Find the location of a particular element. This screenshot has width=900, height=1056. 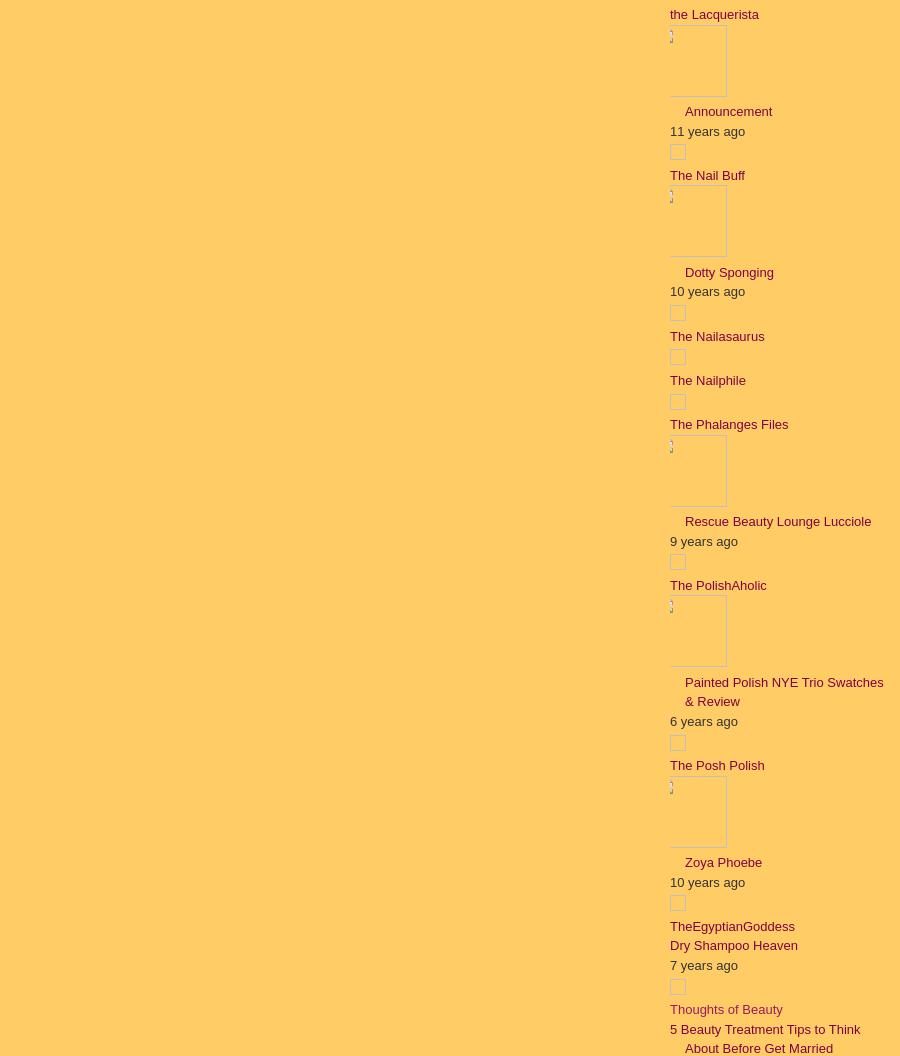

'The PolishAholic' is located at coordinates (717, 584).